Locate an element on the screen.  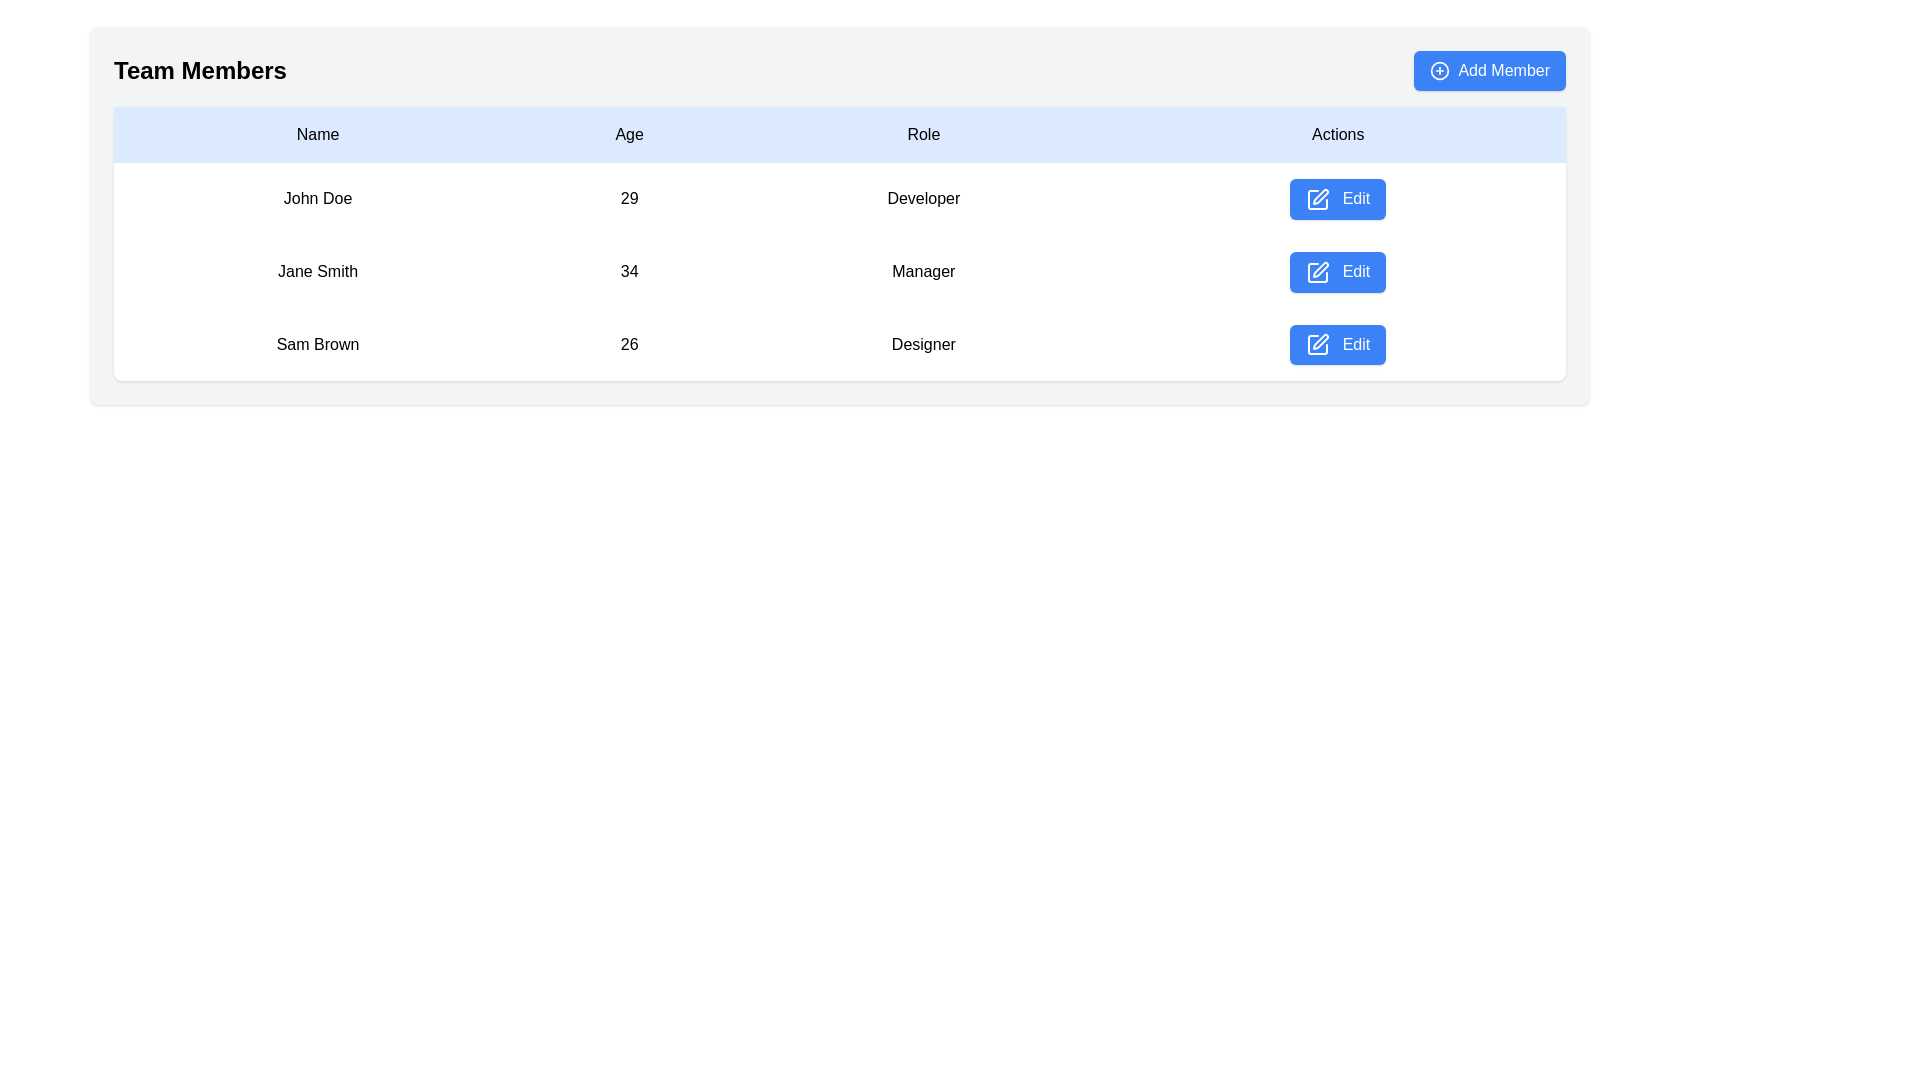
the 'Add Member' icon located on the left side of the 'Add Member' button, which visually indicates the purpose of adding a new member is located at coordinates (1440, 69).